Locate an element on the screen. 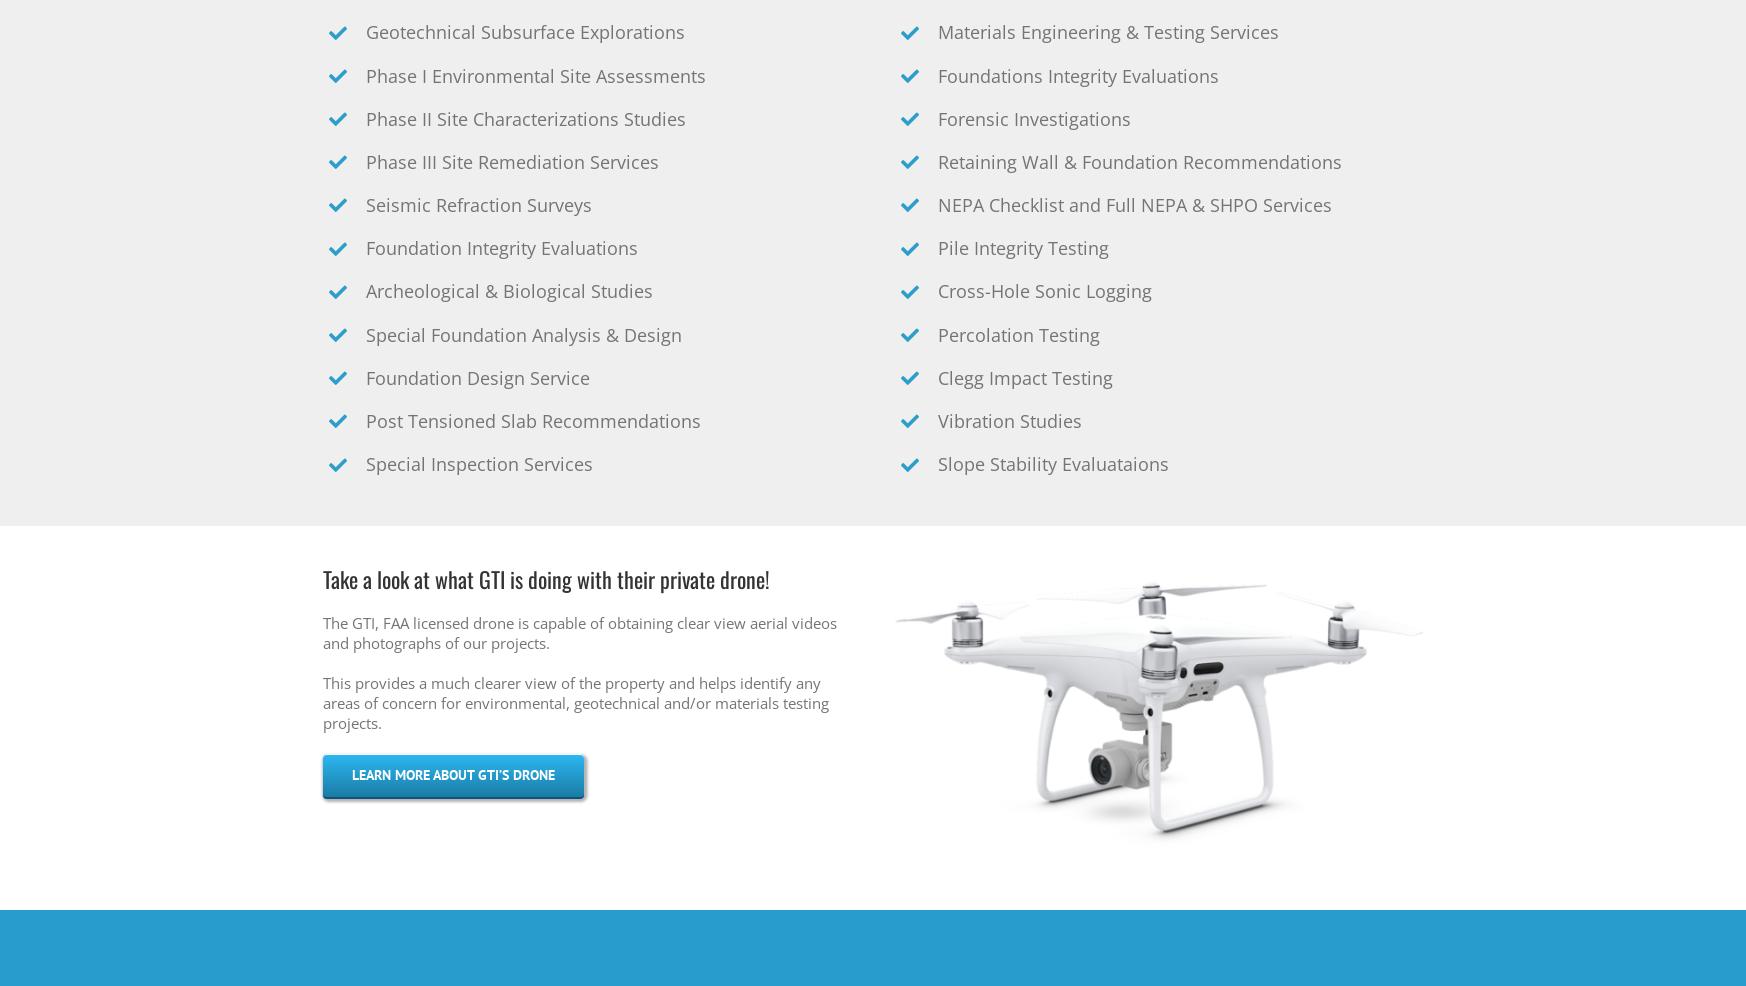 Image resolution: width=1746 pixels, height=986 pixels. 'Take a look at what GTI is doing with their private drone!' is located at coordinates (545, 579).